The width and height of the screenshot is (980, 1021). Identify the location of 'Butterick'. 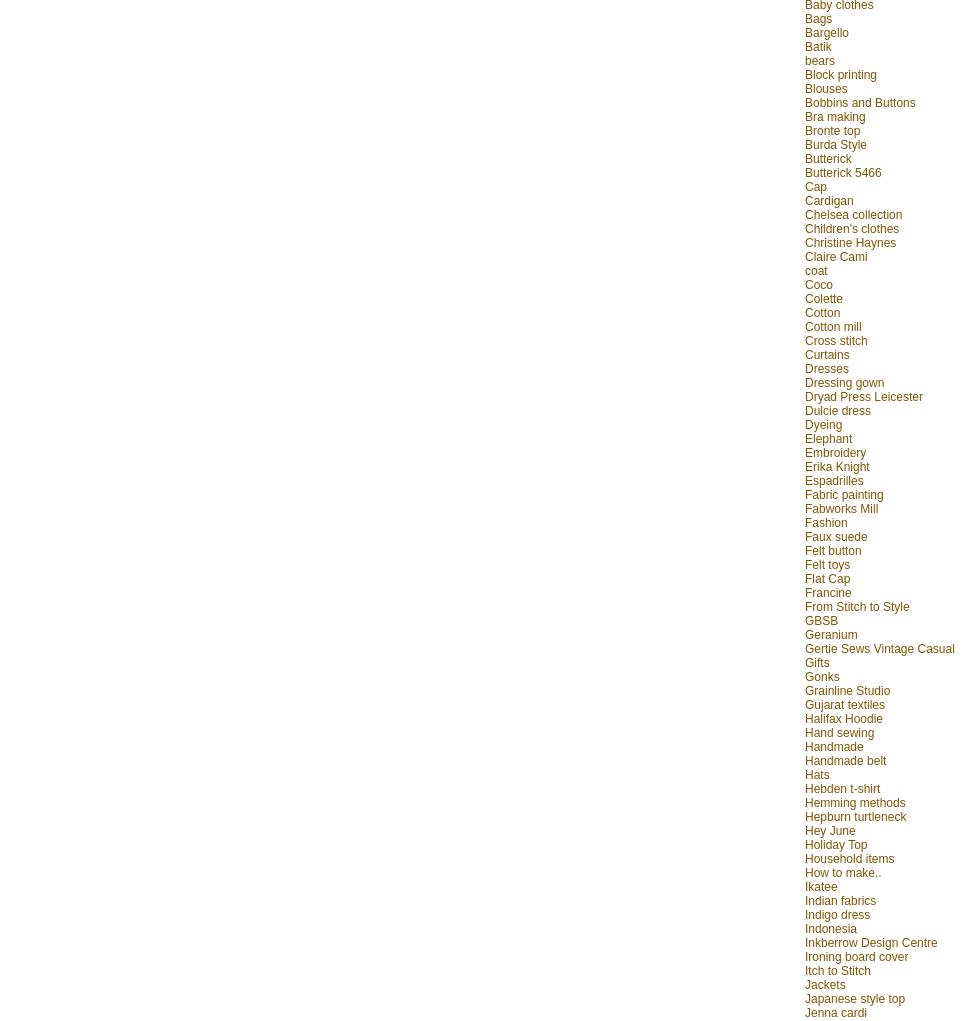
(828, 157).